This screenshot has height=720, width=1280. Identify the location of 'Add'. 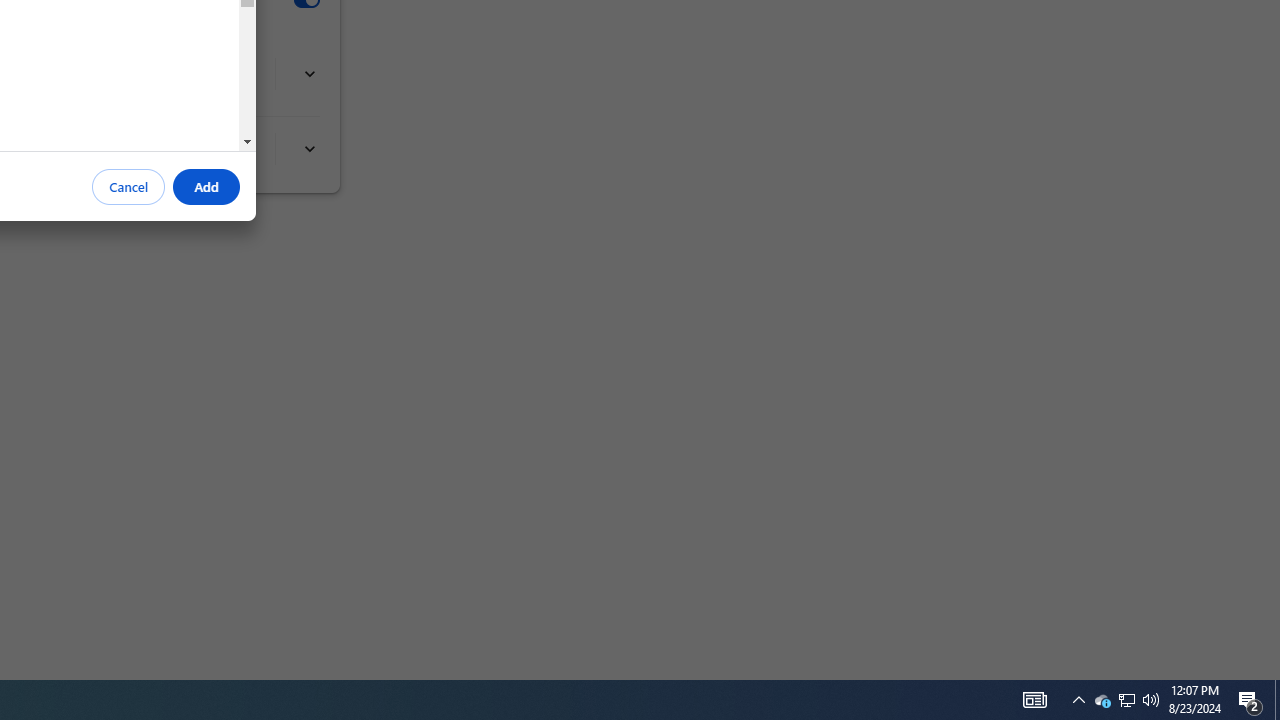
(206, 187).